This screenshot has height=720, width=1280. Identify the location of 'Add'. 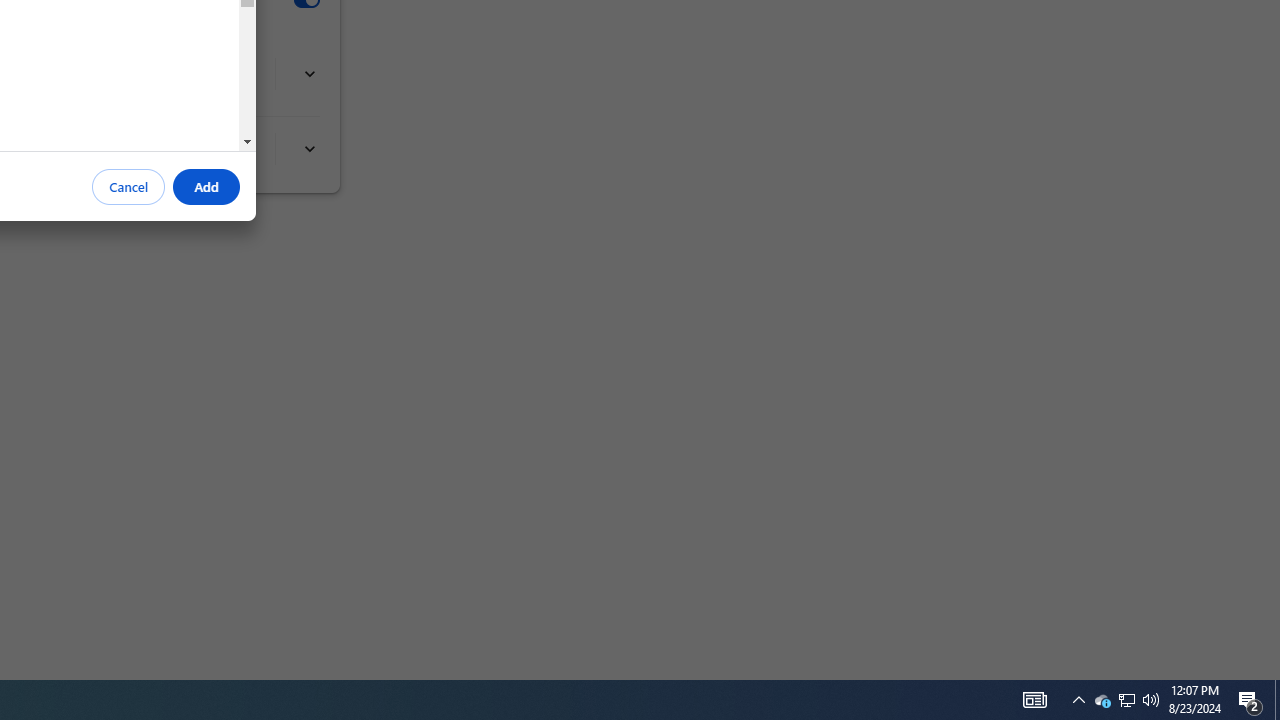
(206, 187).